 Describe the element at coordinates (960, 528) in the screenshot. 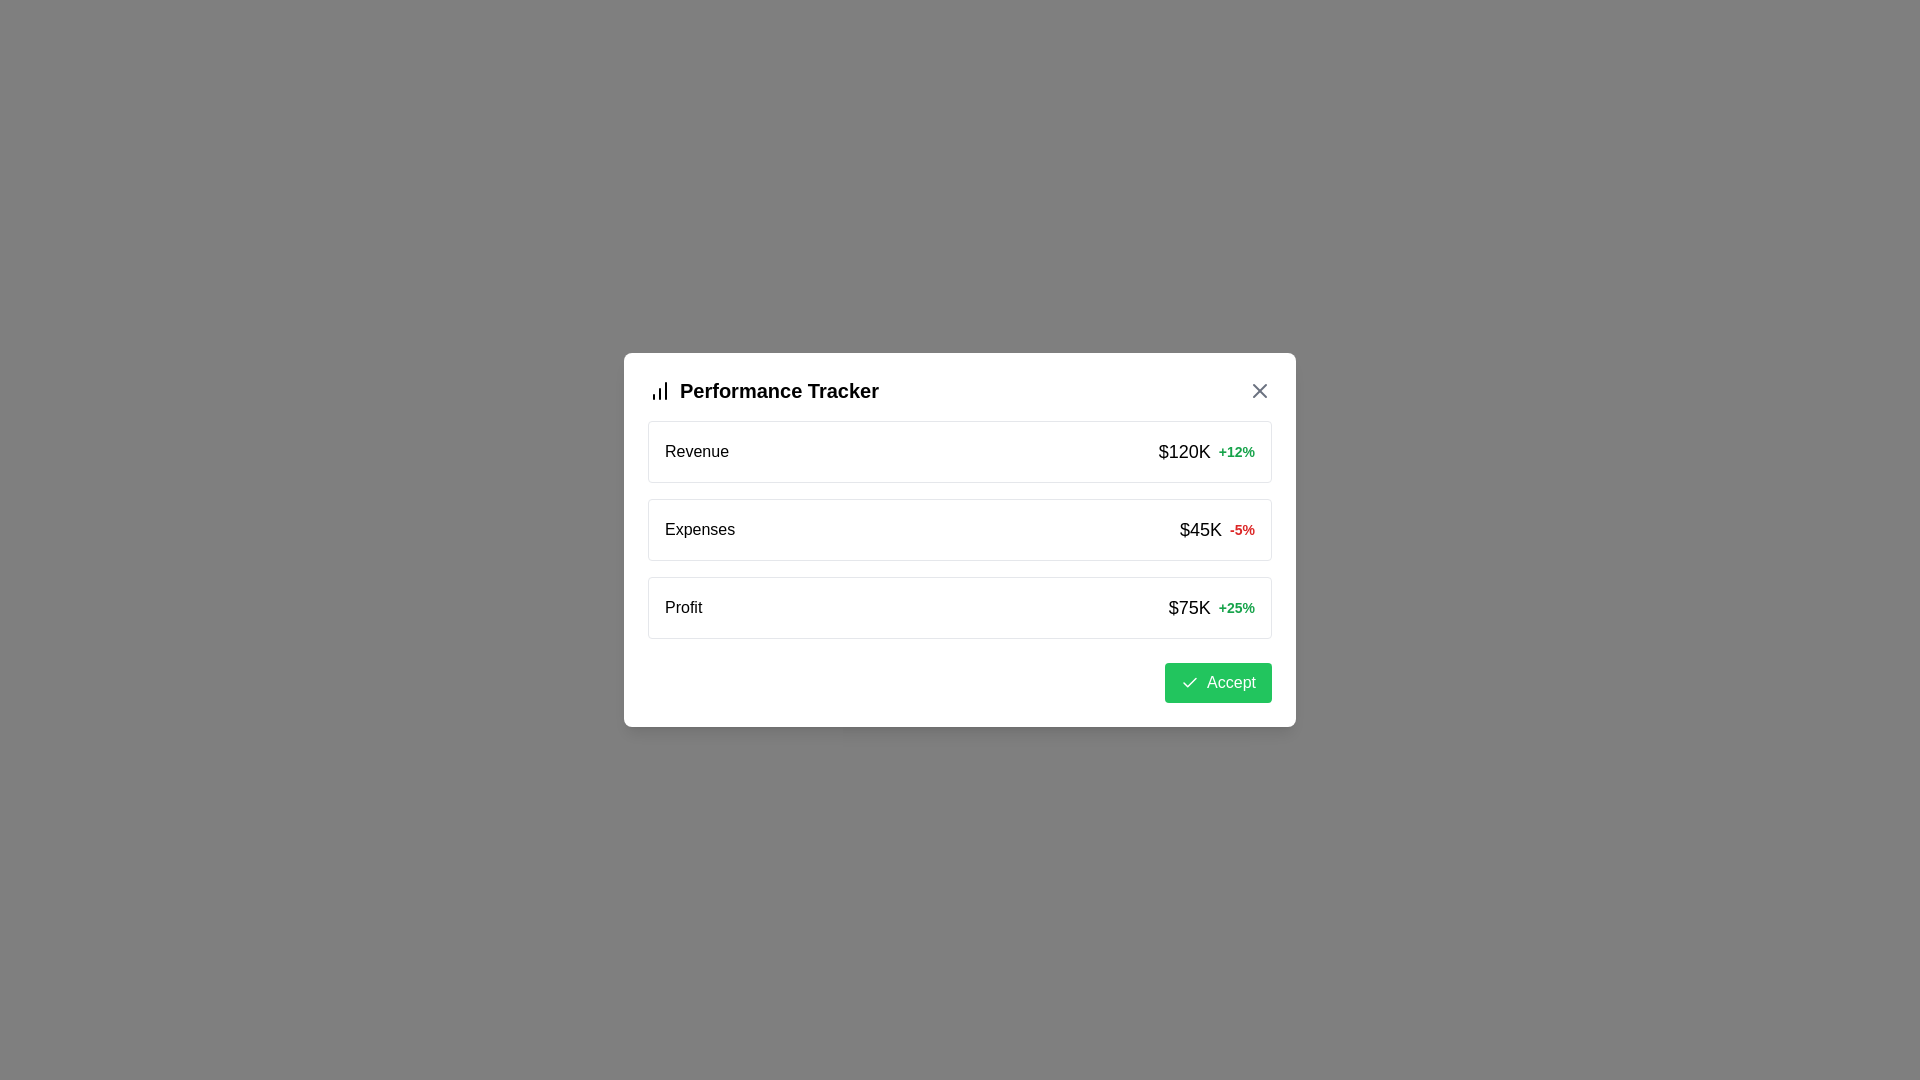

I see `the element Expenses to observe visual feedback` at that location.